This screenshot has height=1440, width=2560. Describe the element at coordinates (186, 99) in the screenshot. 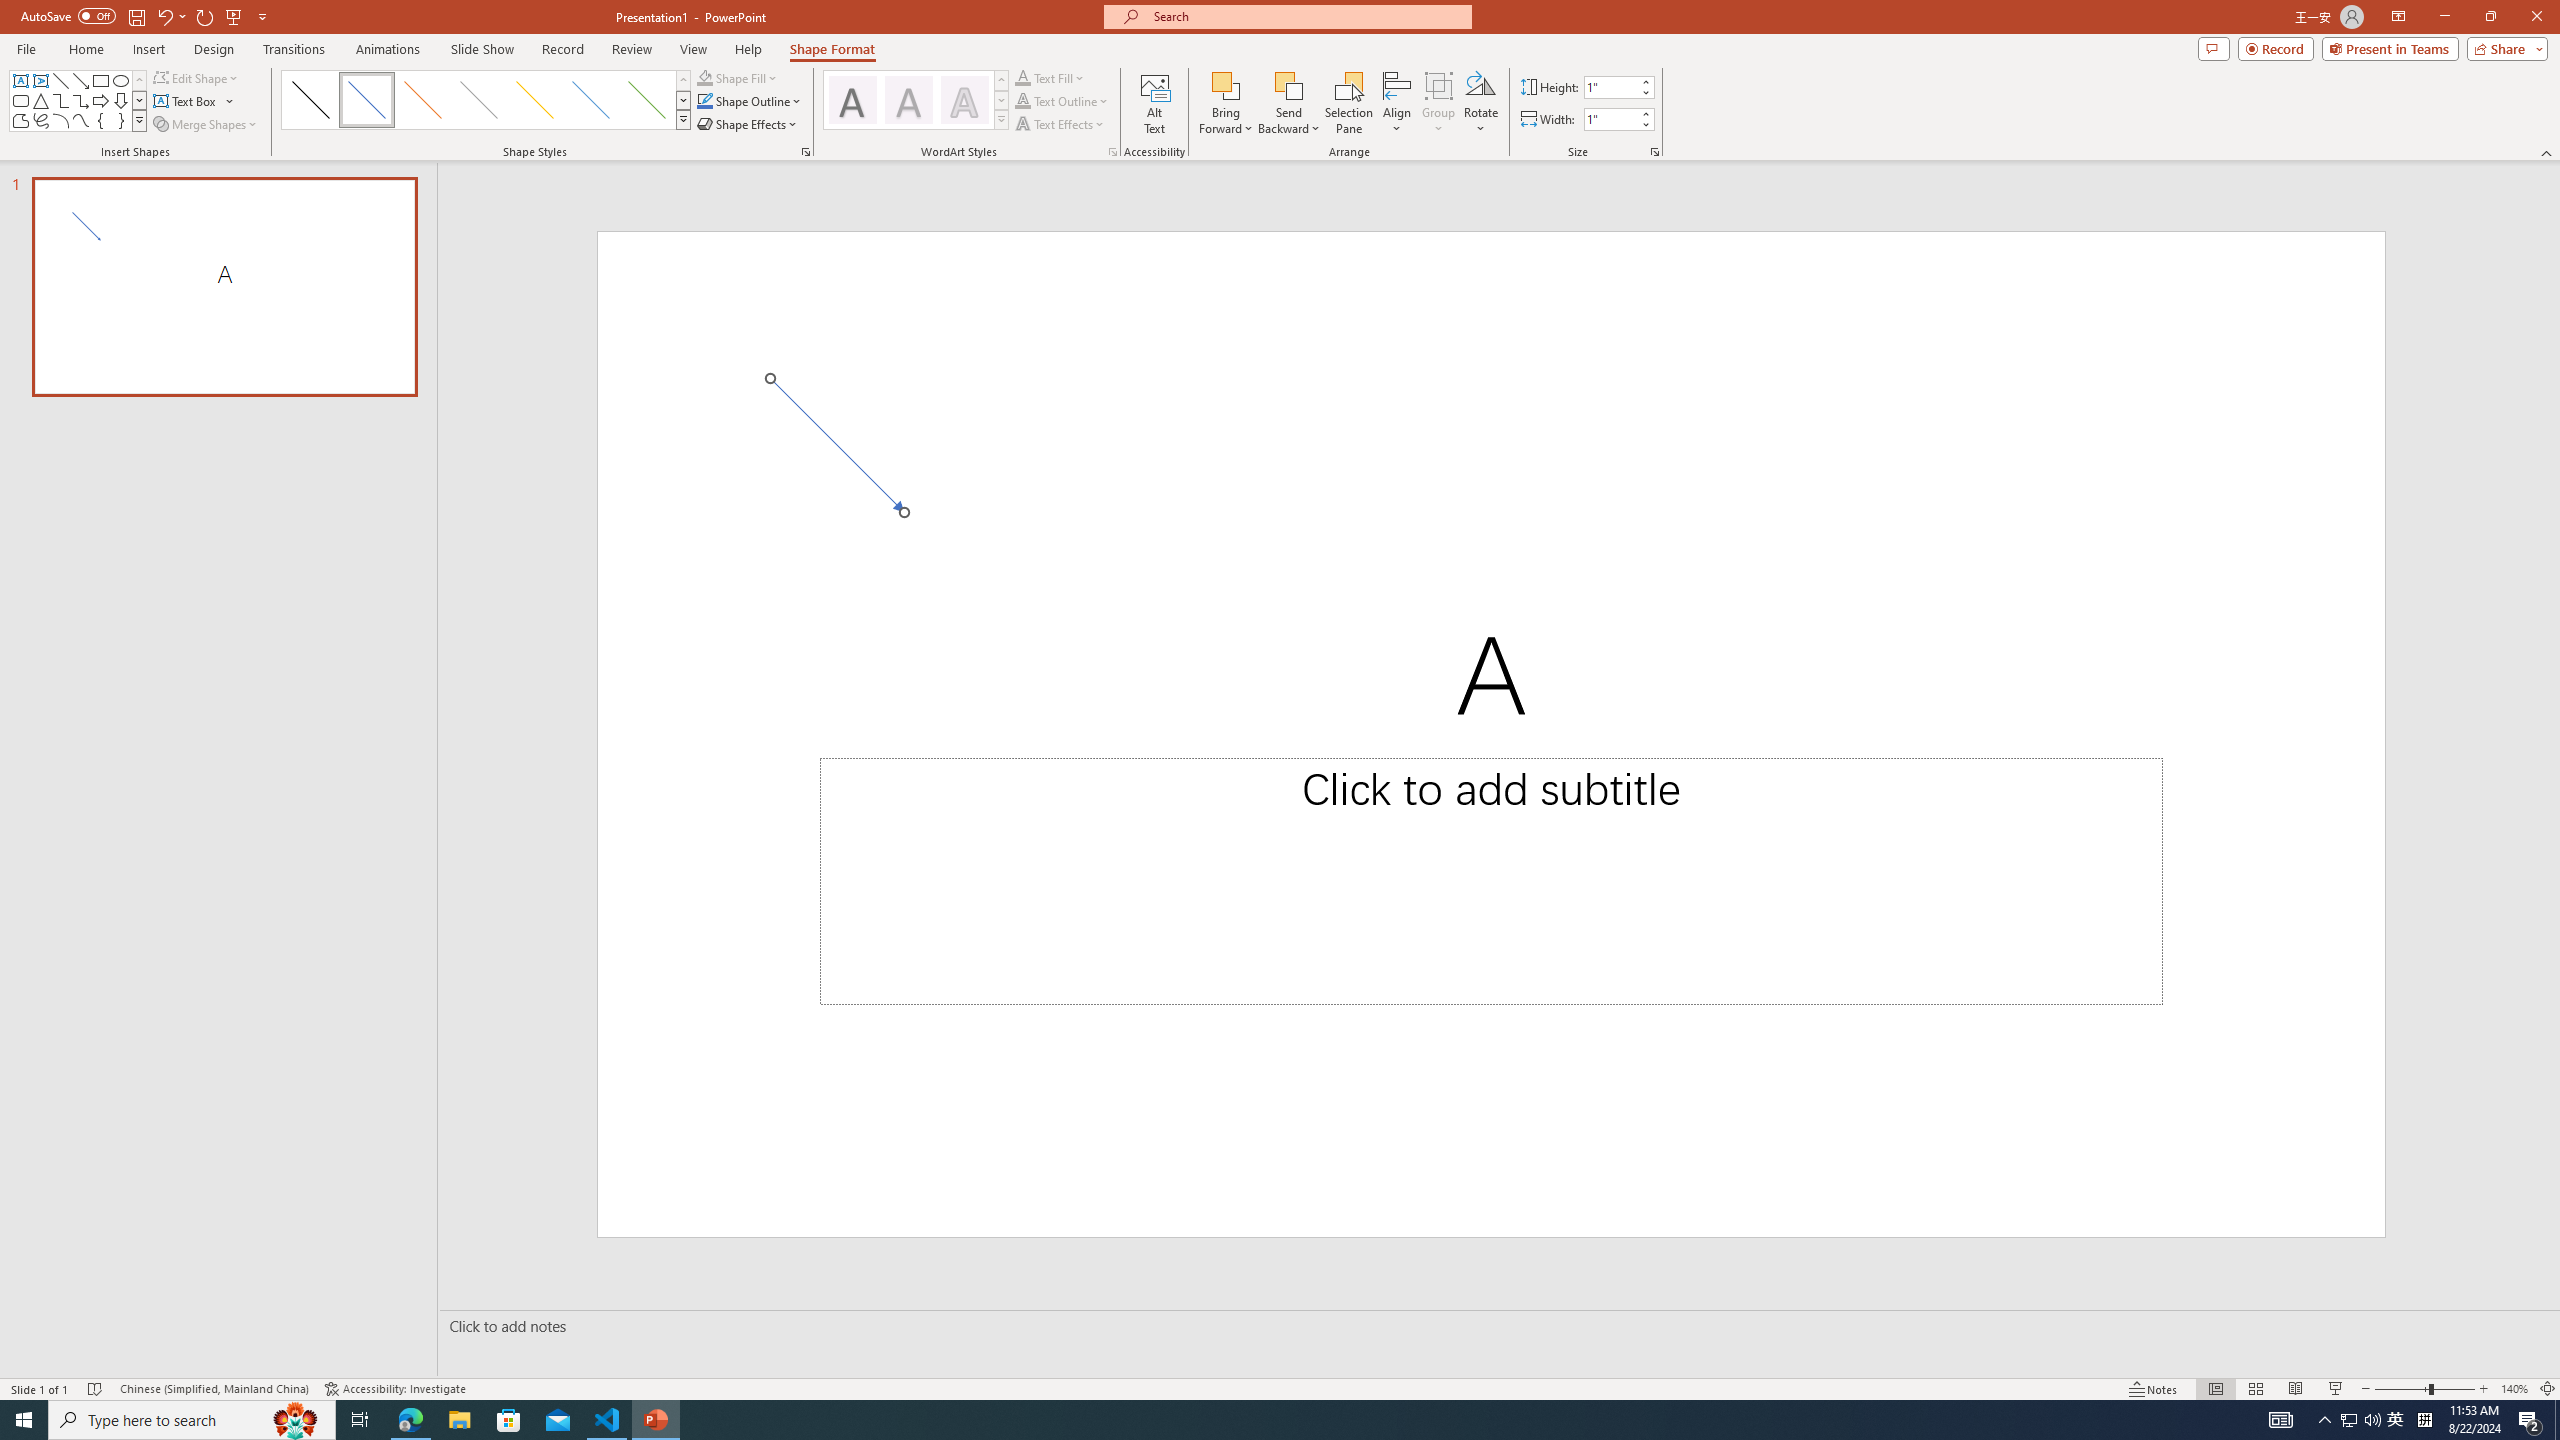

I see `'Draw Horizontal Text Box'` at that location.